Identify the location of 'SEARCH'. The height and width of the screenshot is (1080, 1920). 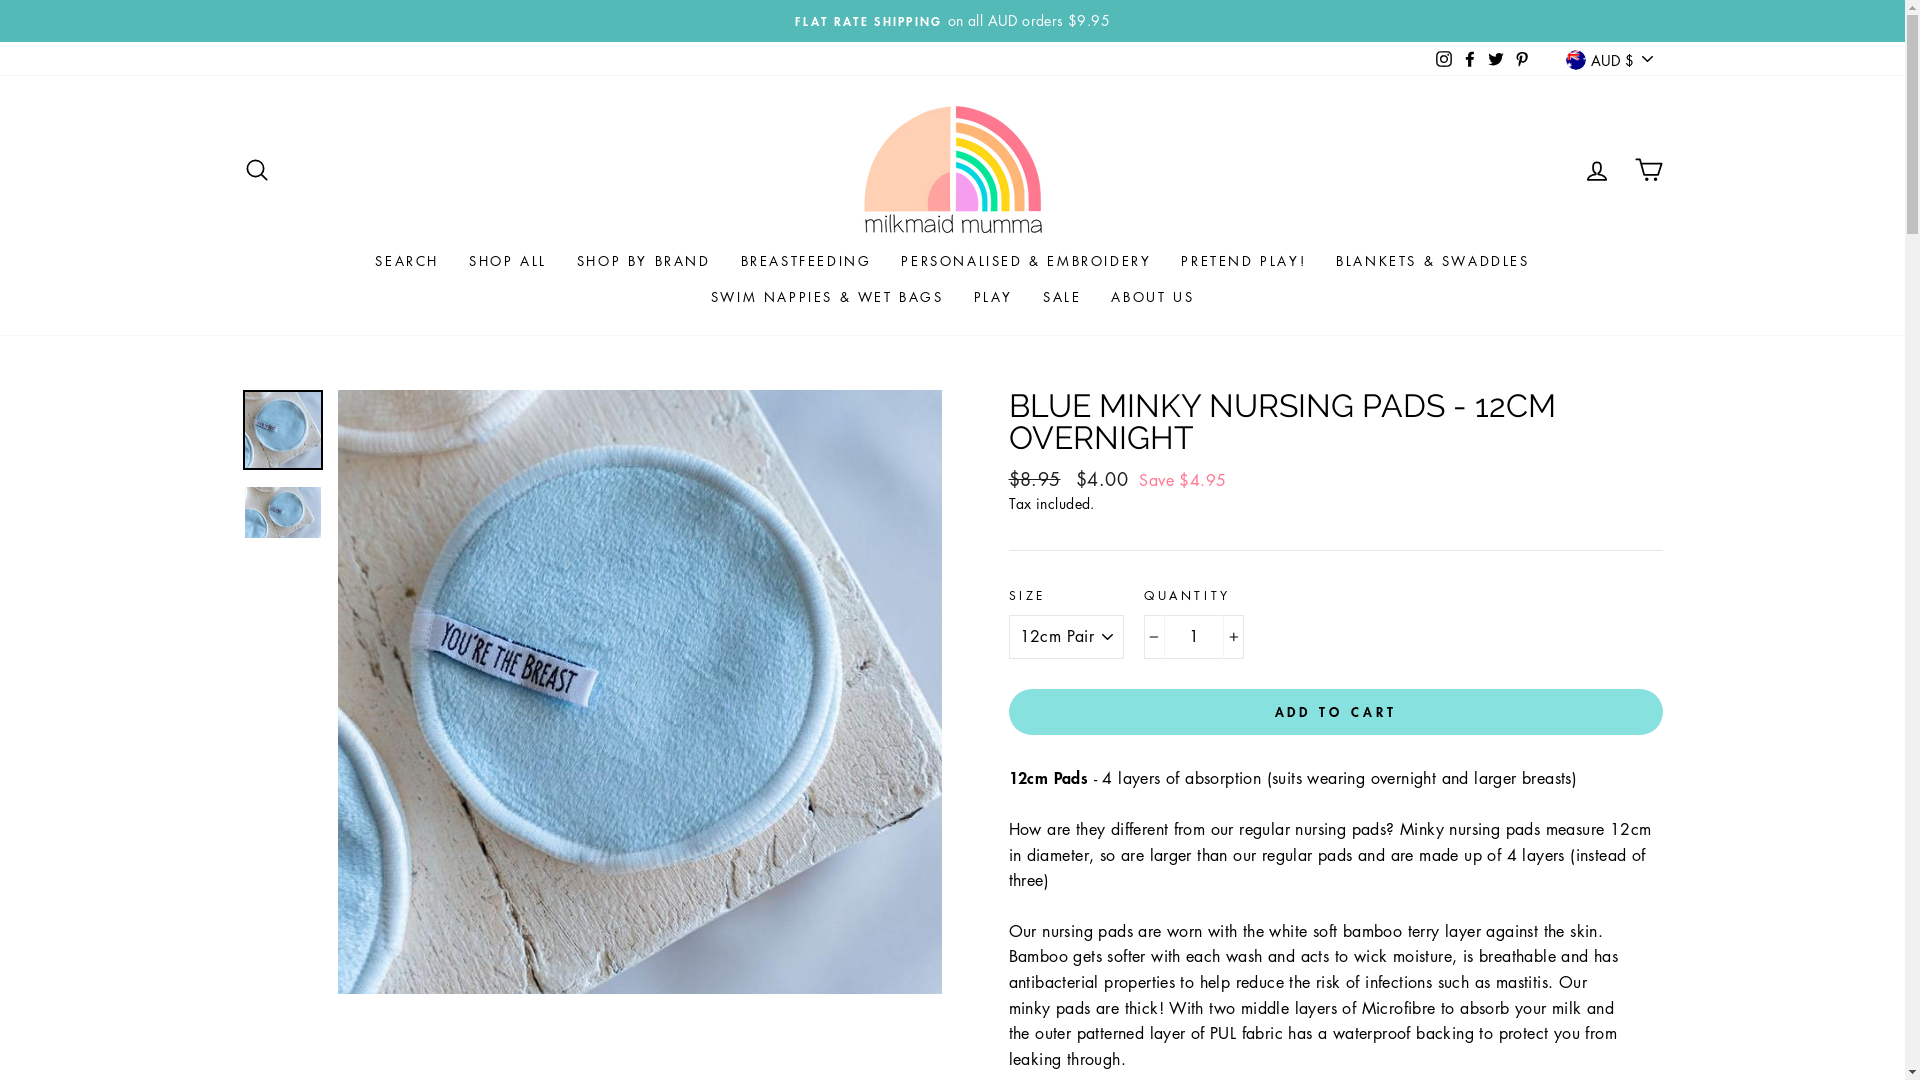
(254, 168).